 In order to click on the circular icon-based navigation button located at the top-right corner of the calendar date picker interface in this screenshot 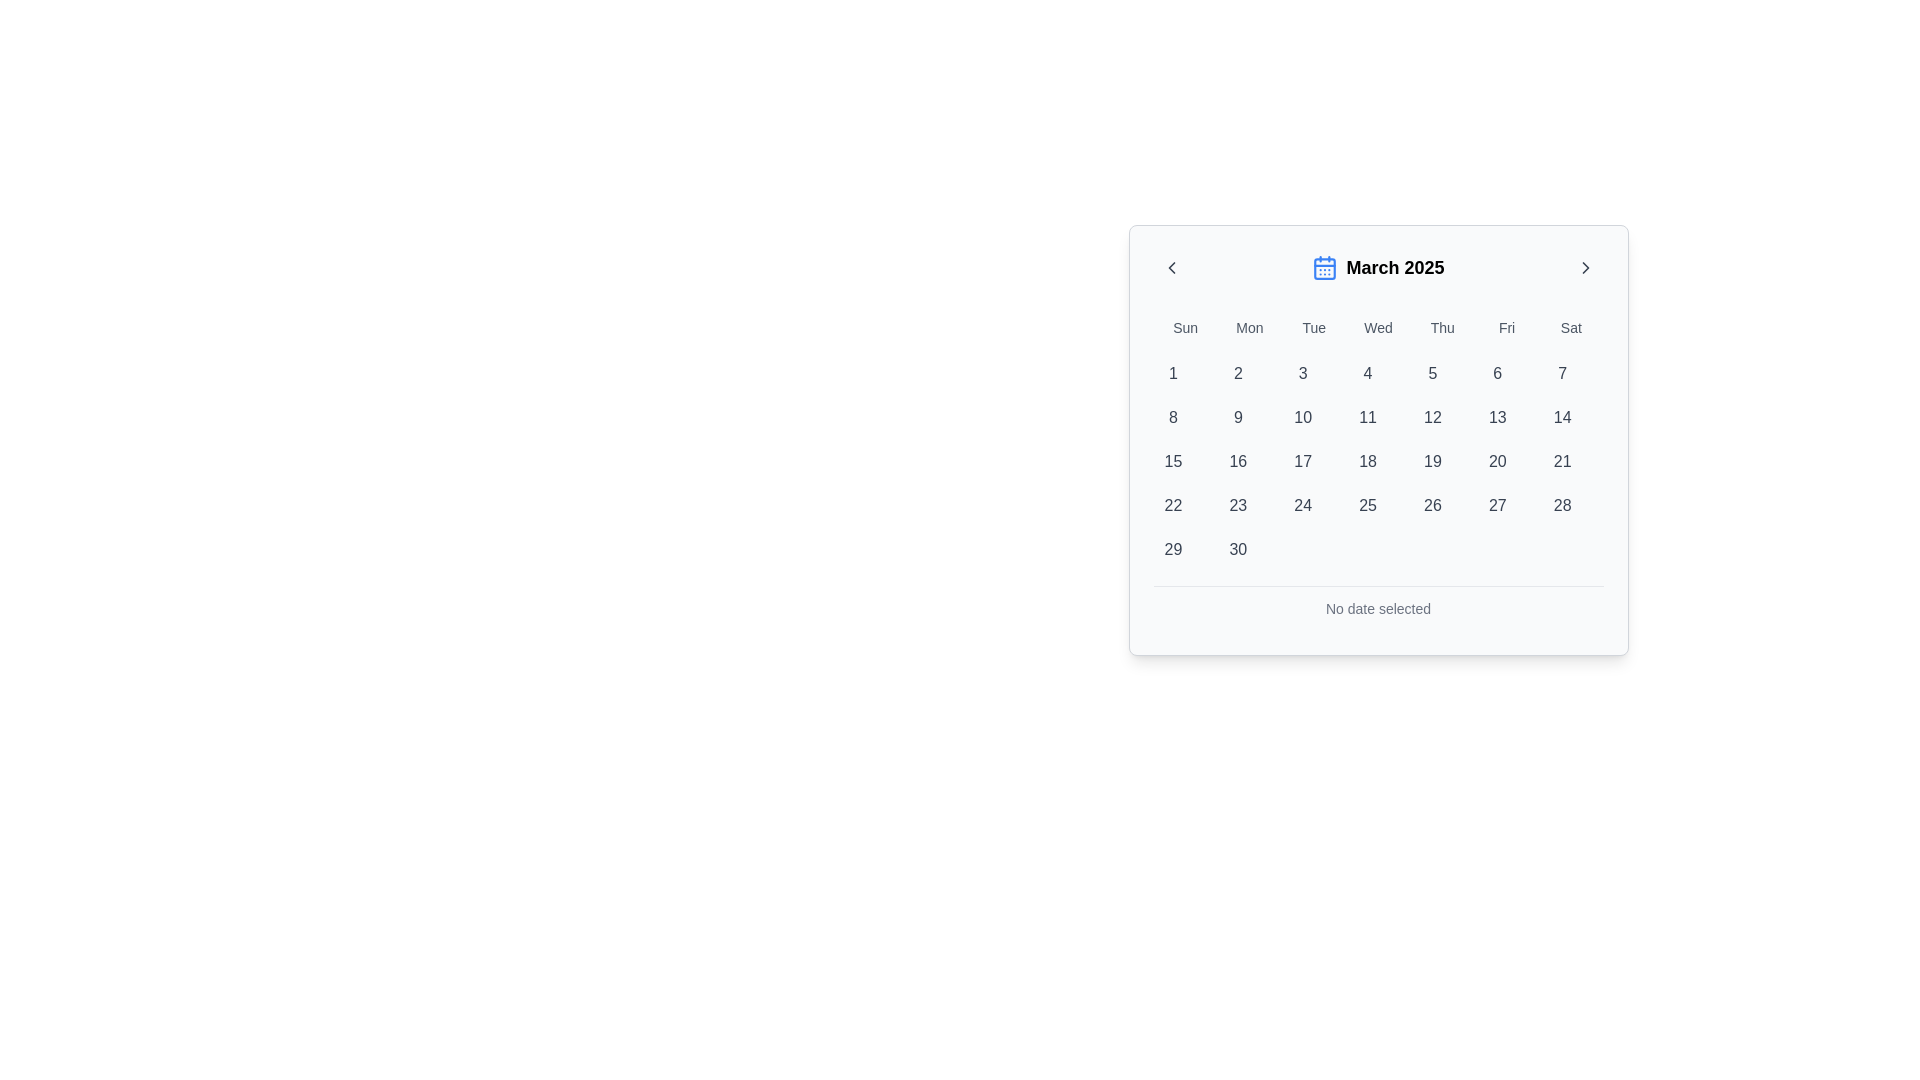, I will do `click(1584, 266)`.